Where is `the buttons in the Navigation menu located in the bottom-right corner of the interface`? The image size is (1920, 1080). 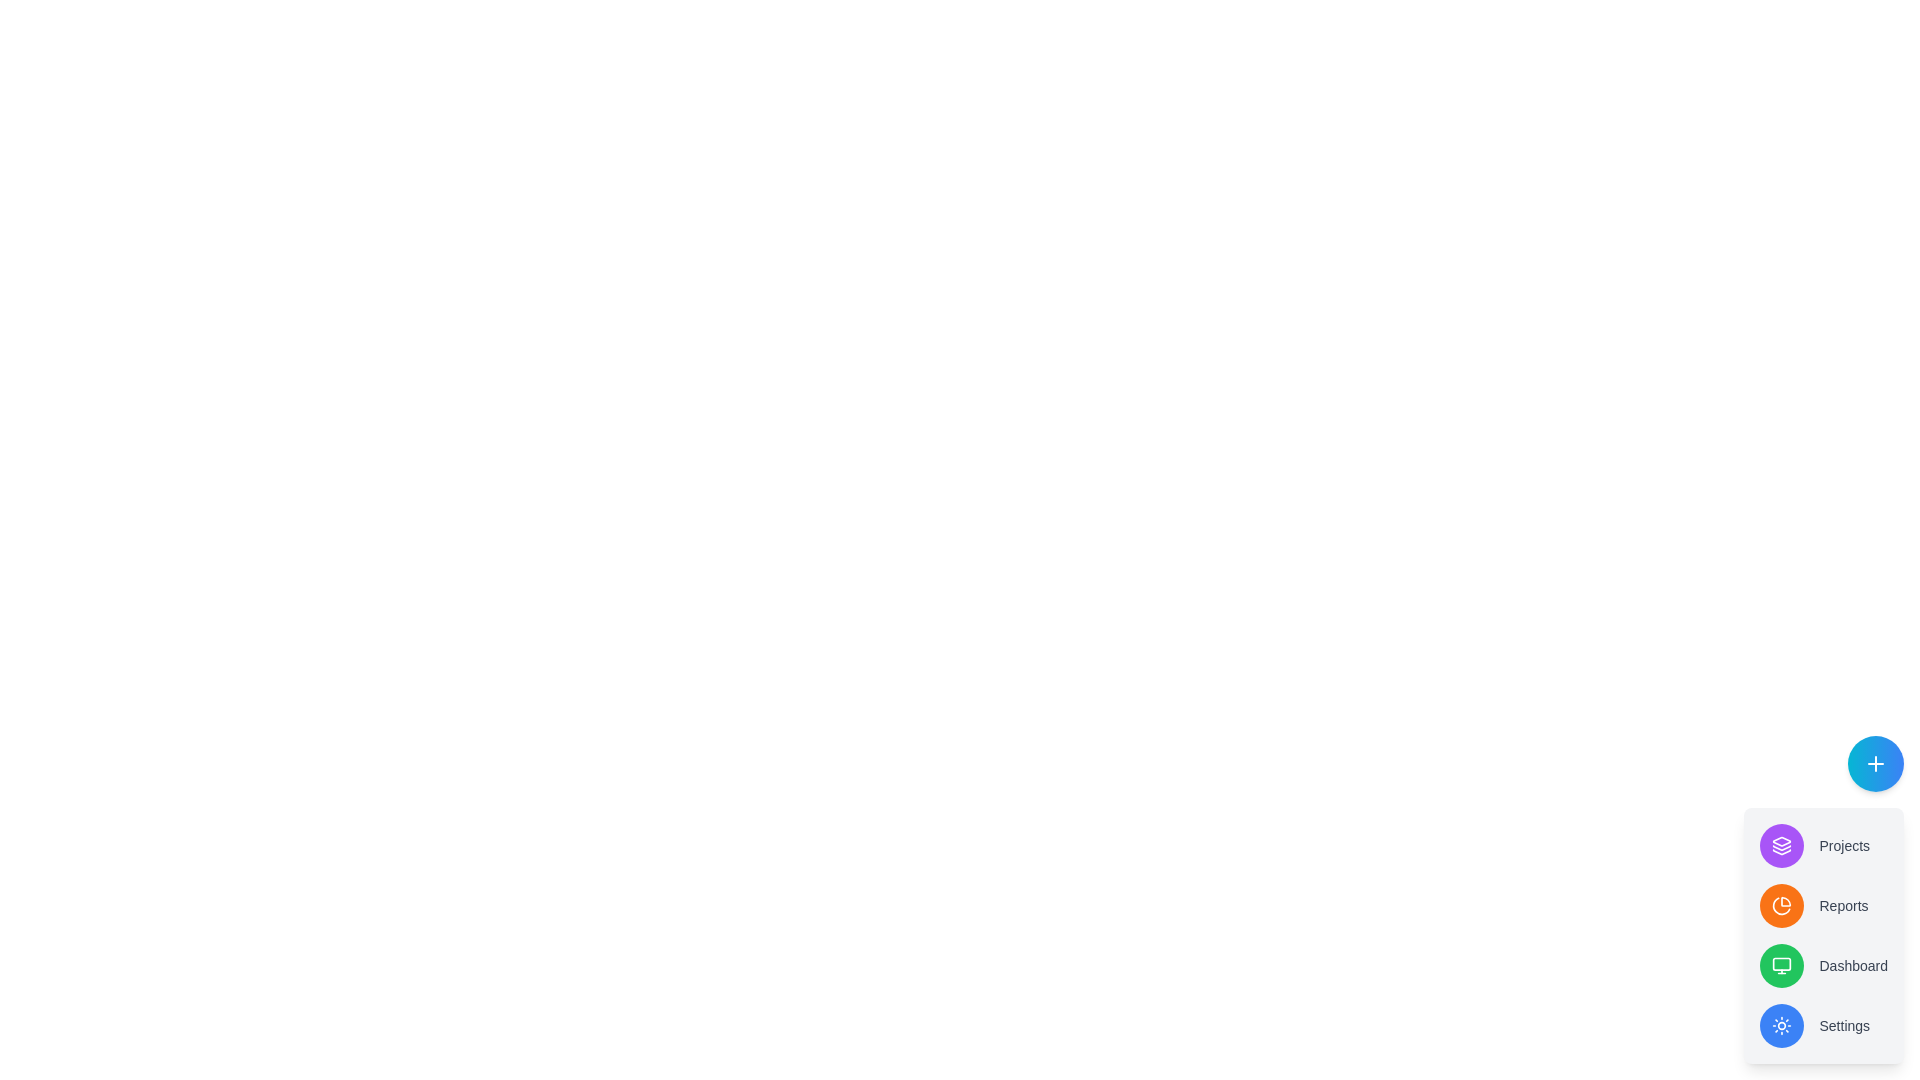
the buttons in the Navigation menu located in the bottom-right corner of the interface is located at coordinates (1823, 936).